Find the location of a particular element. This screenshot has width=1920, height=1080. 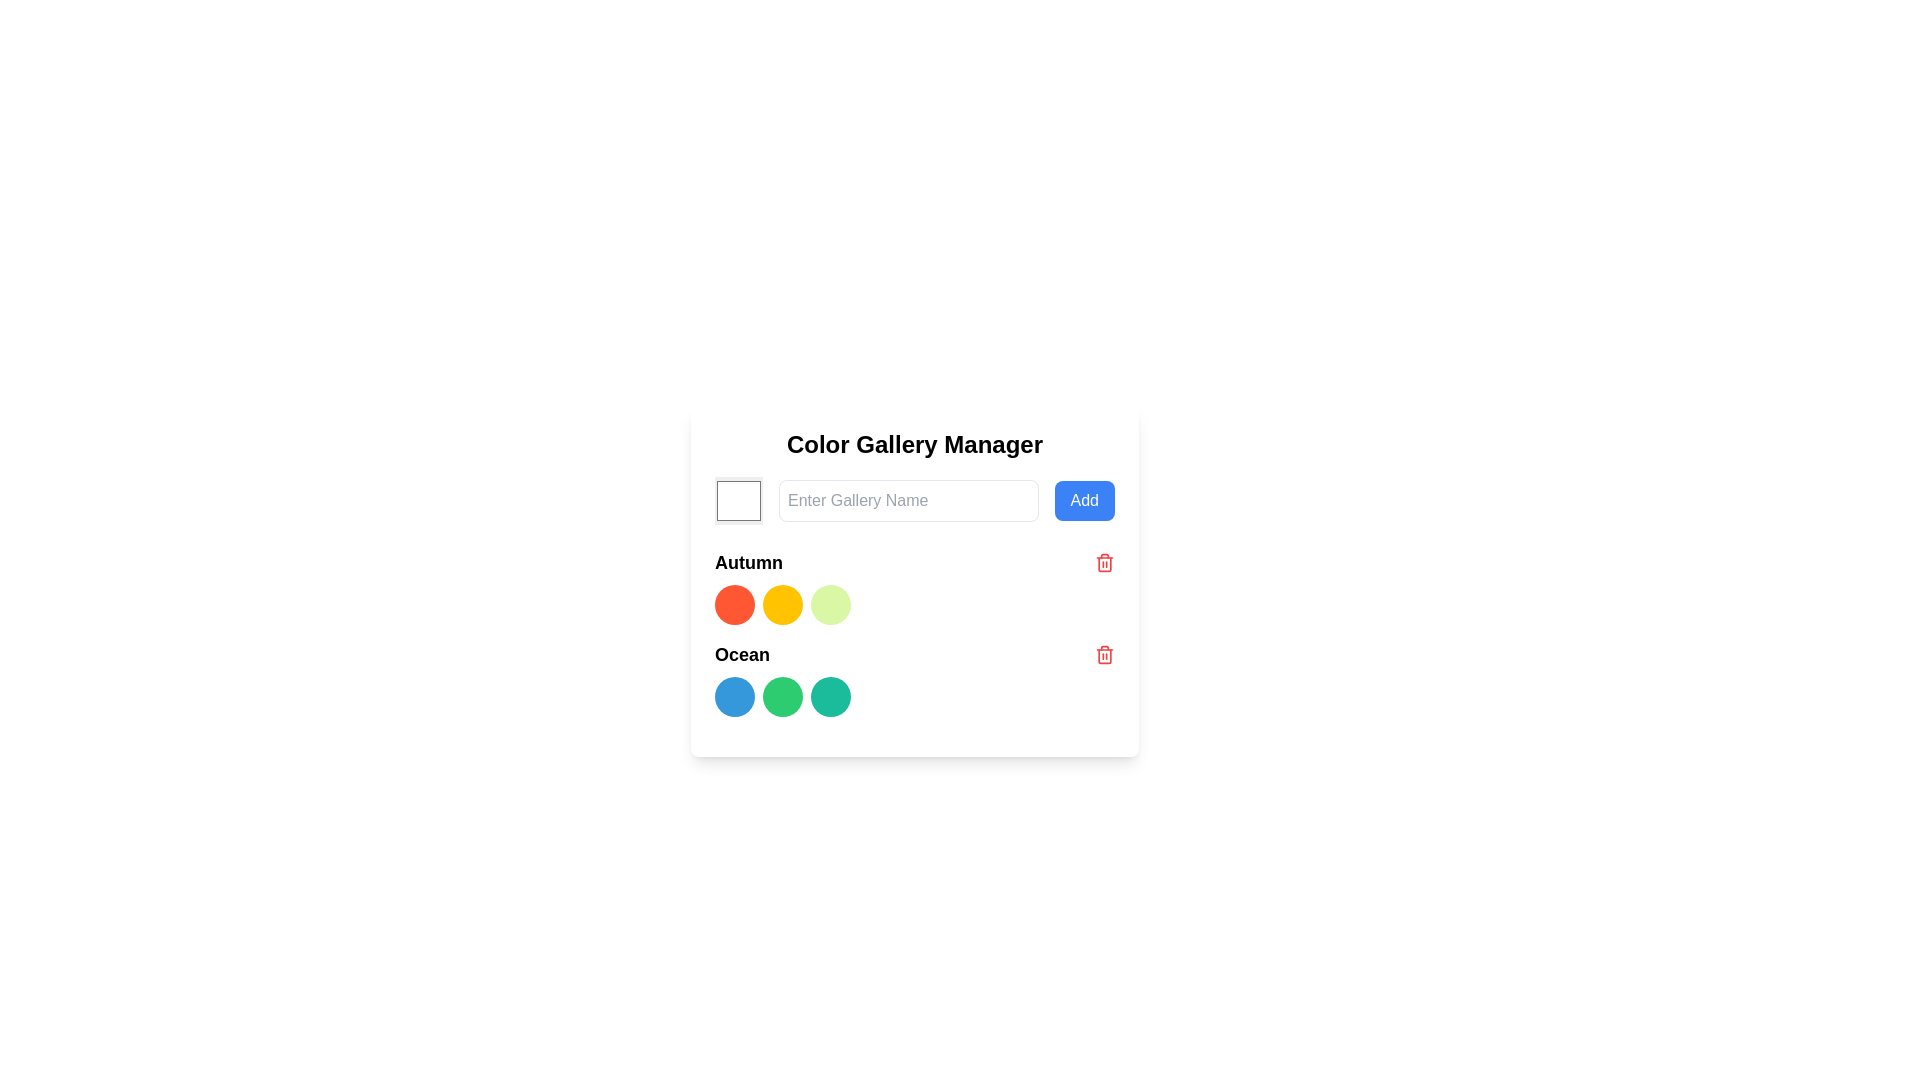

the action trigger button located at the far right of the horizontal layout, which is designed is located at coordinates (1083, 500).